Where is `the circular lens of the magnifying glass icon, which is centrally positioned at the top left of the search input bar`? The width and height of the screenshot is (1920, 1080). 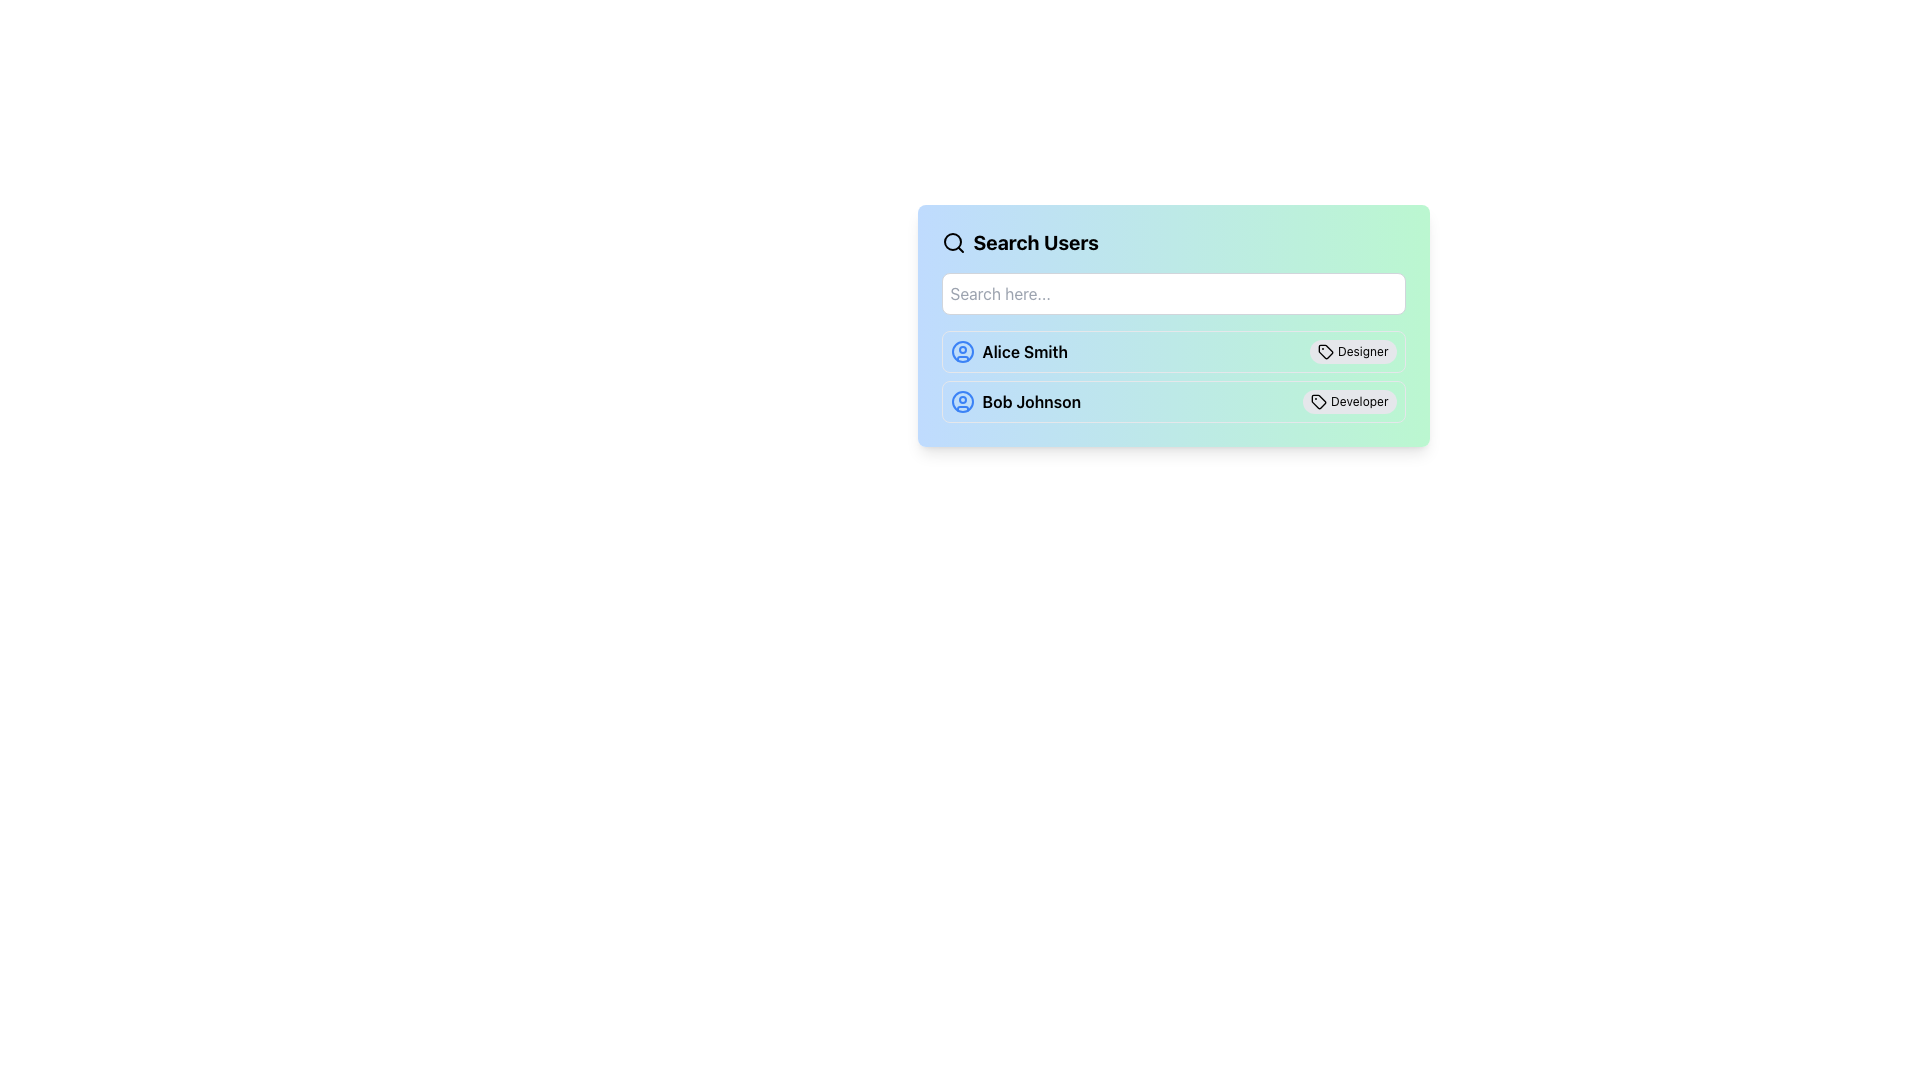 the circular lens of the magnifying glass icon, which is centrally positioned at the top left of the search input bar is located at coordinates (951, 241).